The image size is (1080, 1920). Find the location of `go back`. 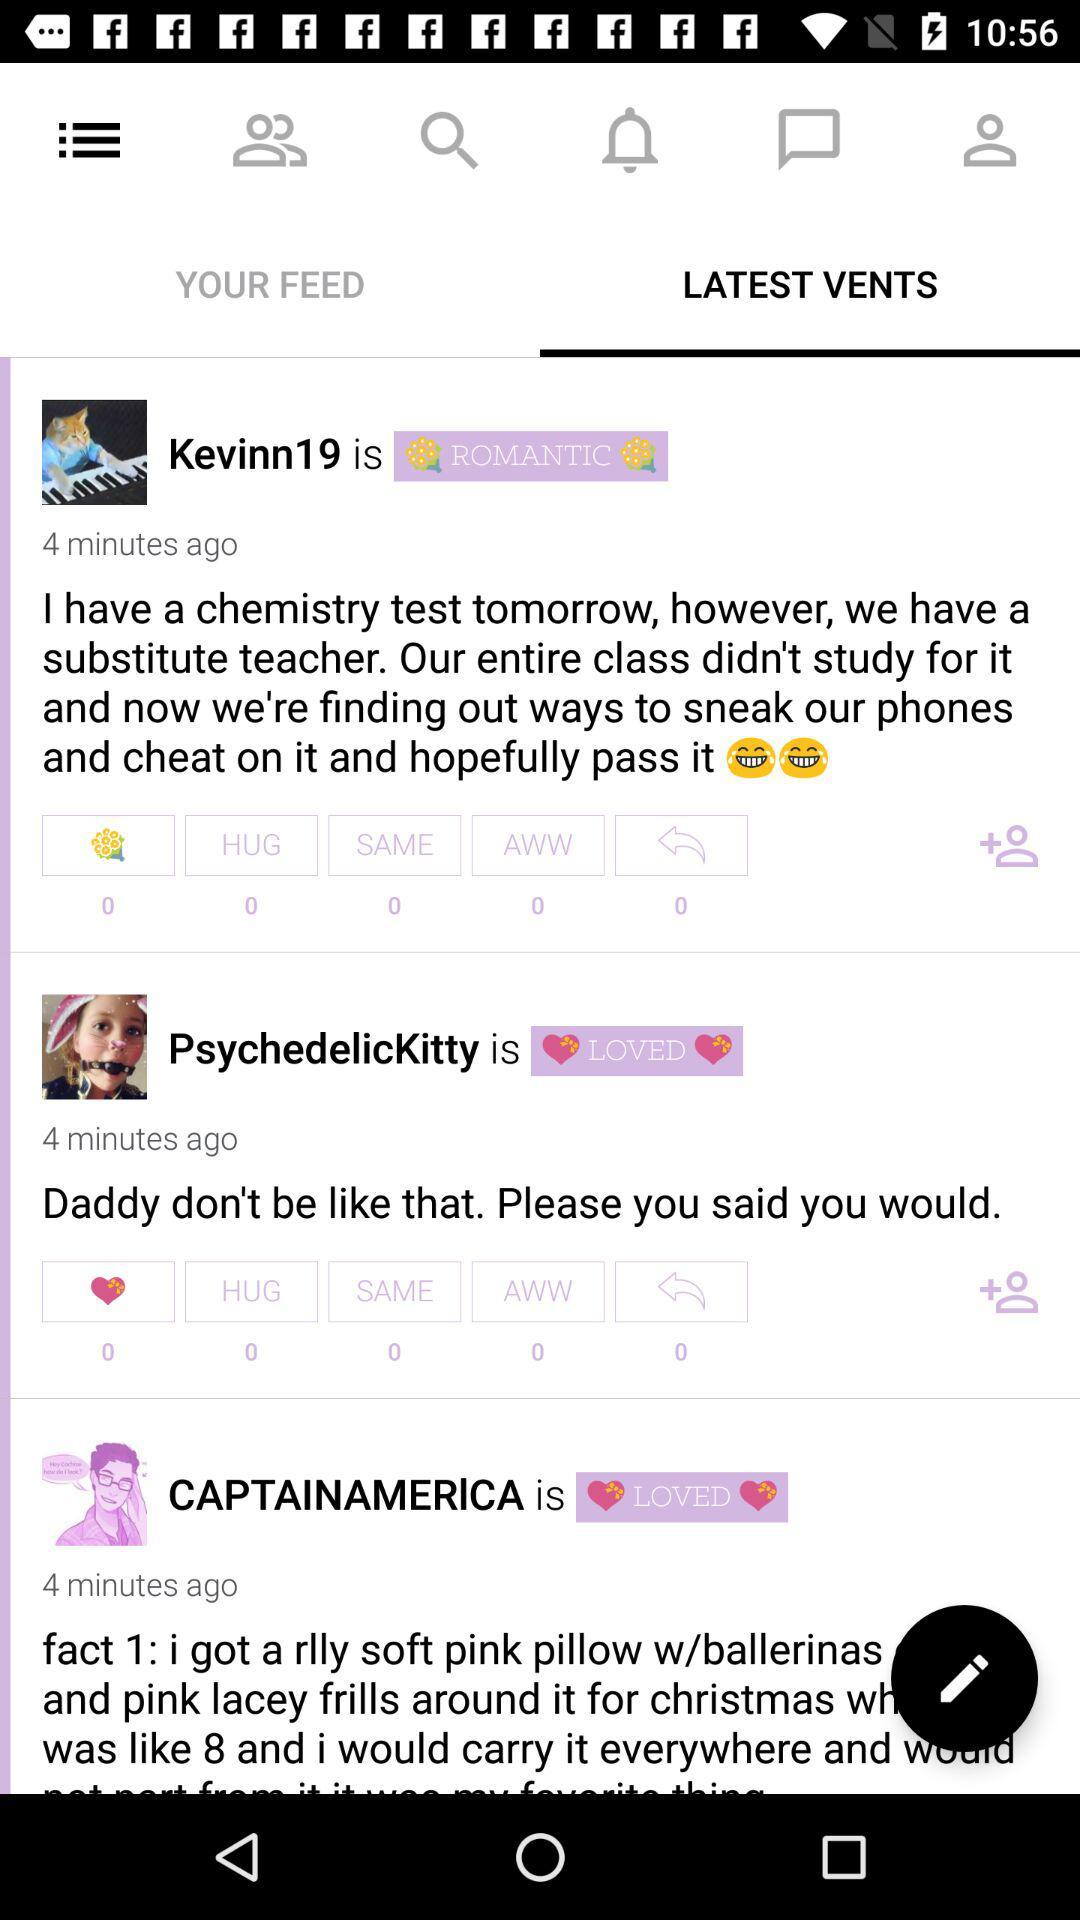

go back is located at coordinates (680, 1291).